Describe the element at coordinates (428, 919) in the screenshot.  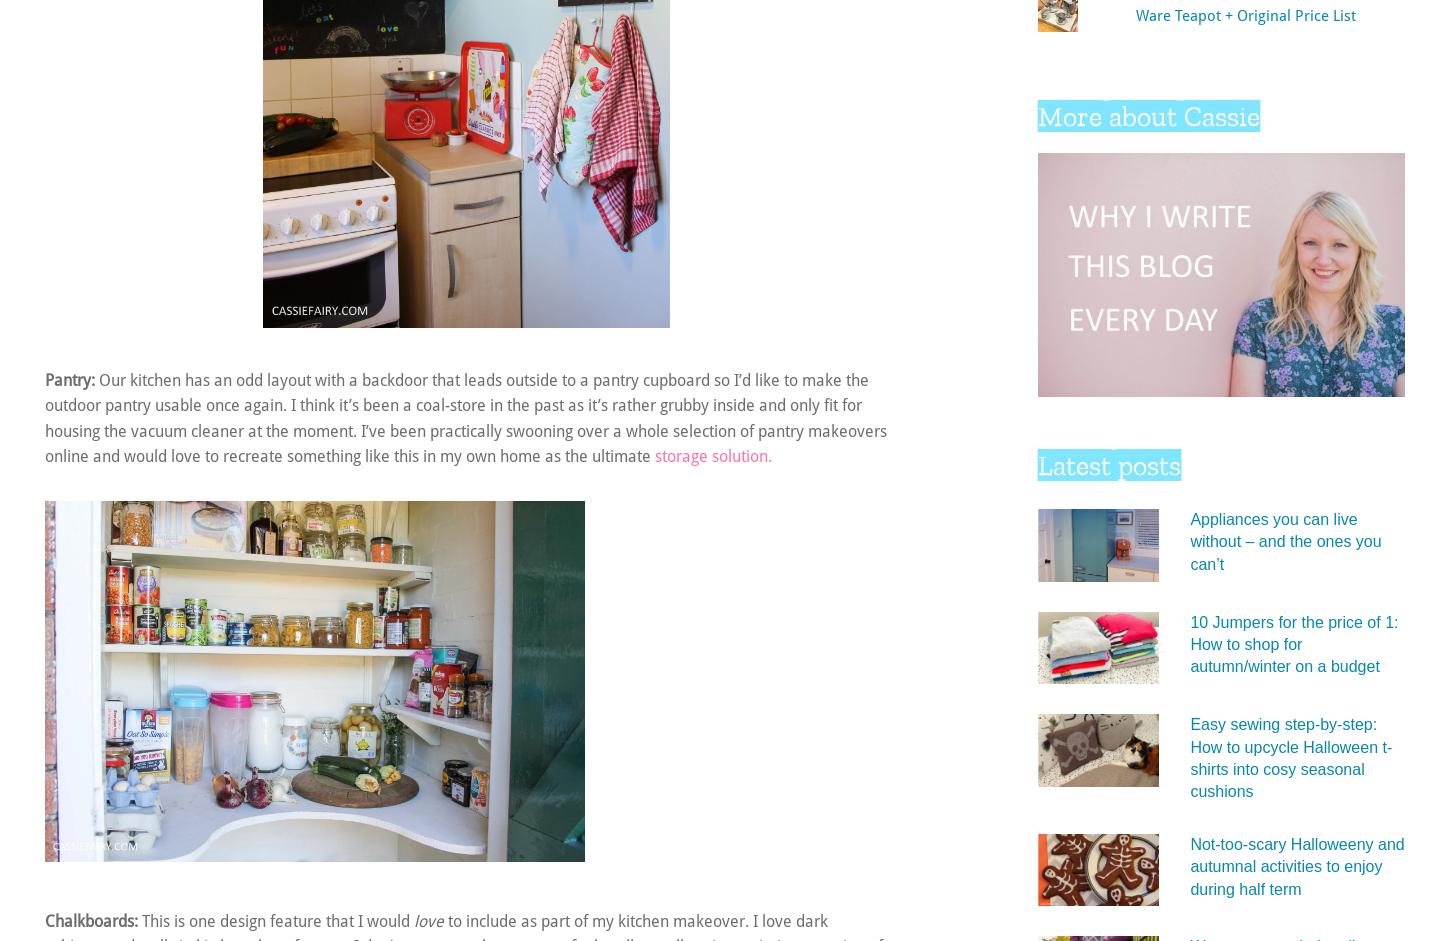
I see `'love'` at that location.